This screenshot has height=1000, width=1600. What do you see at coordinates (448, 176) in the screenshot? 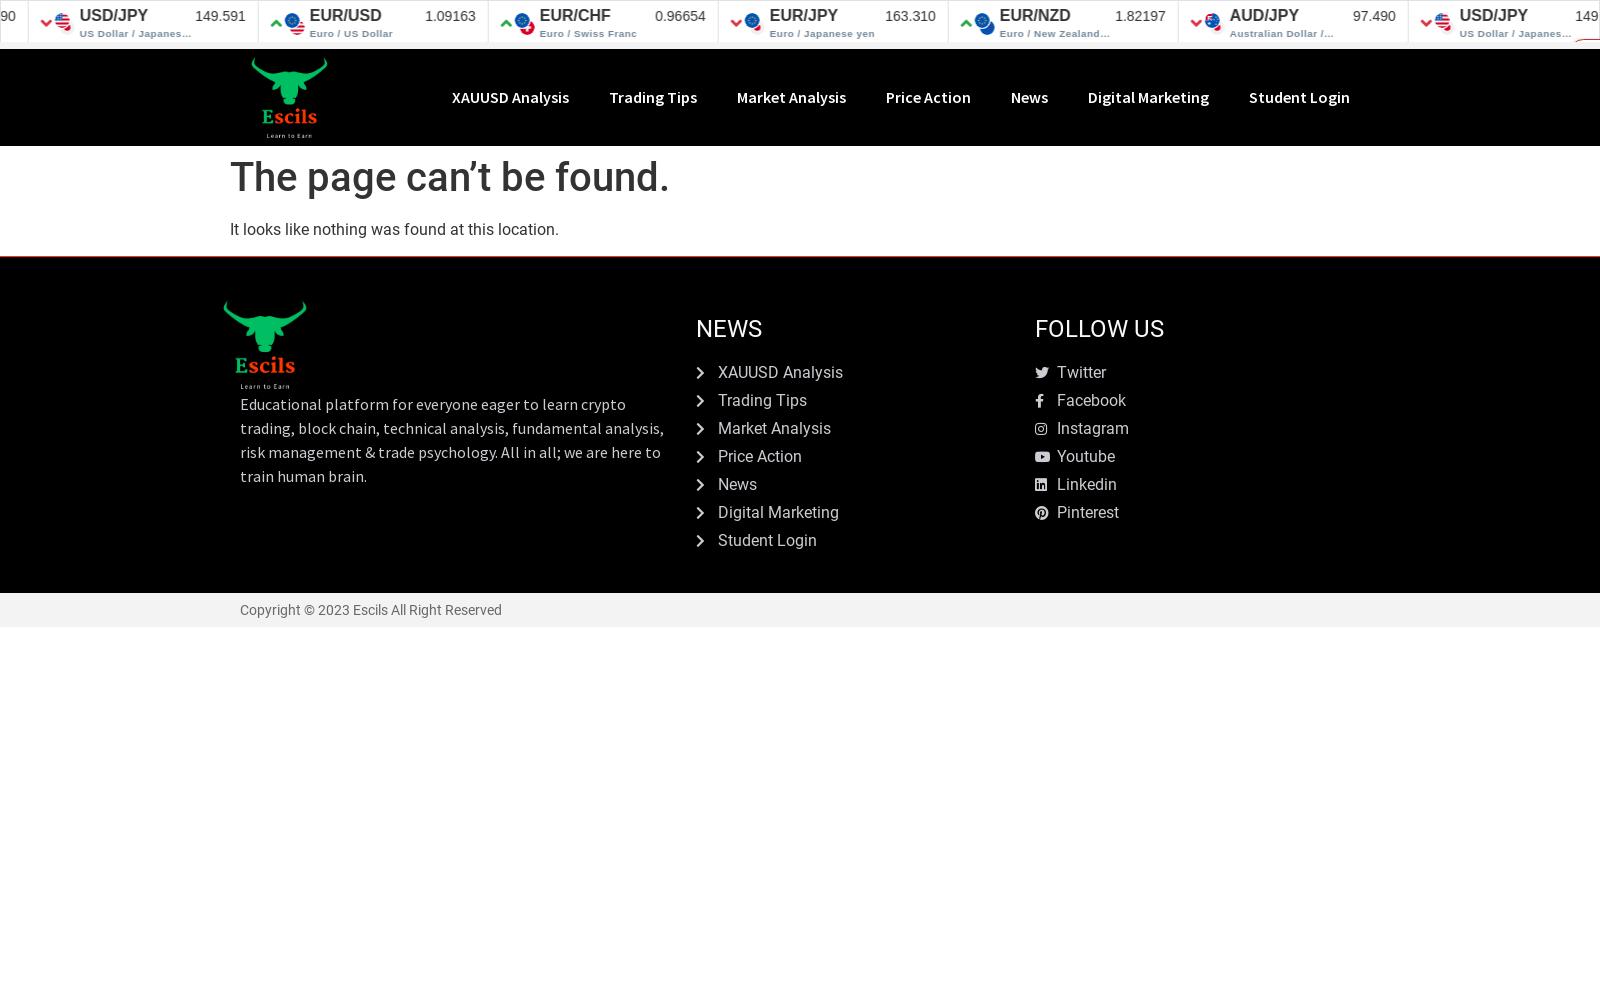
I see `'The page can’t be found.'` at bounding box center [448, 176].